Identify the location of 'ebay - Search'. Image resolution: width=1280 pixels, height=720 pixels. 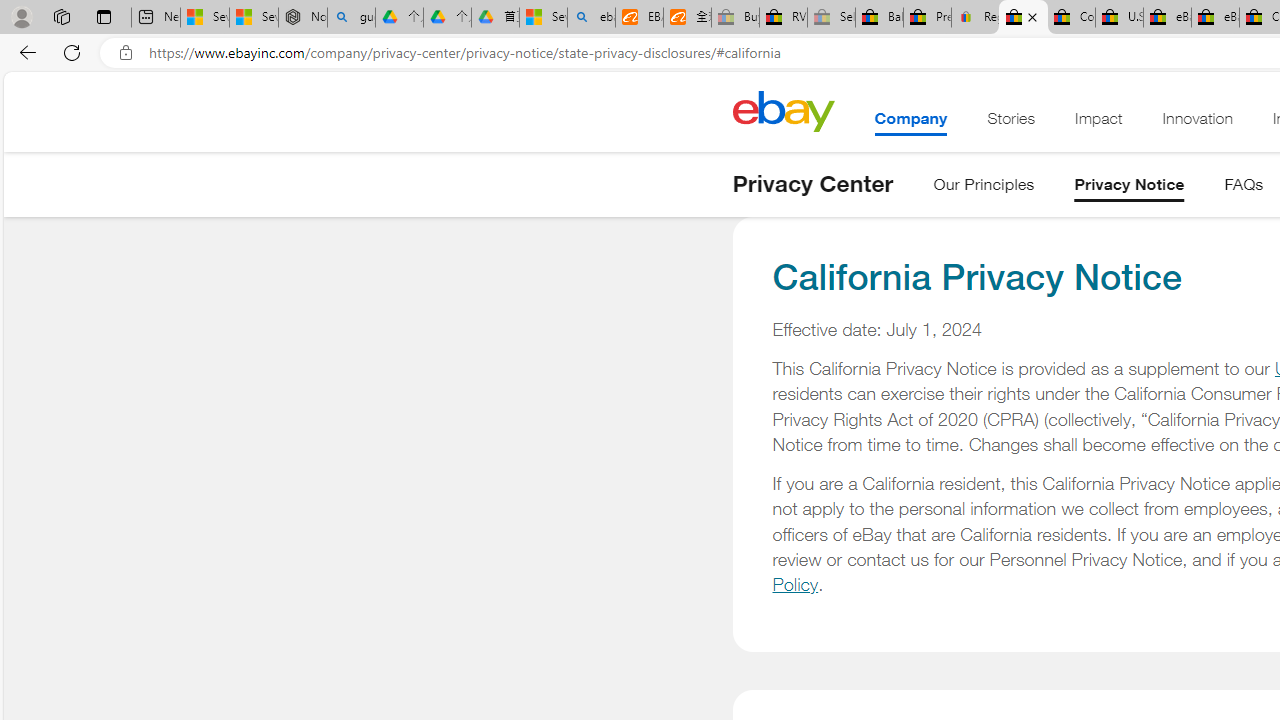
(591, 17).